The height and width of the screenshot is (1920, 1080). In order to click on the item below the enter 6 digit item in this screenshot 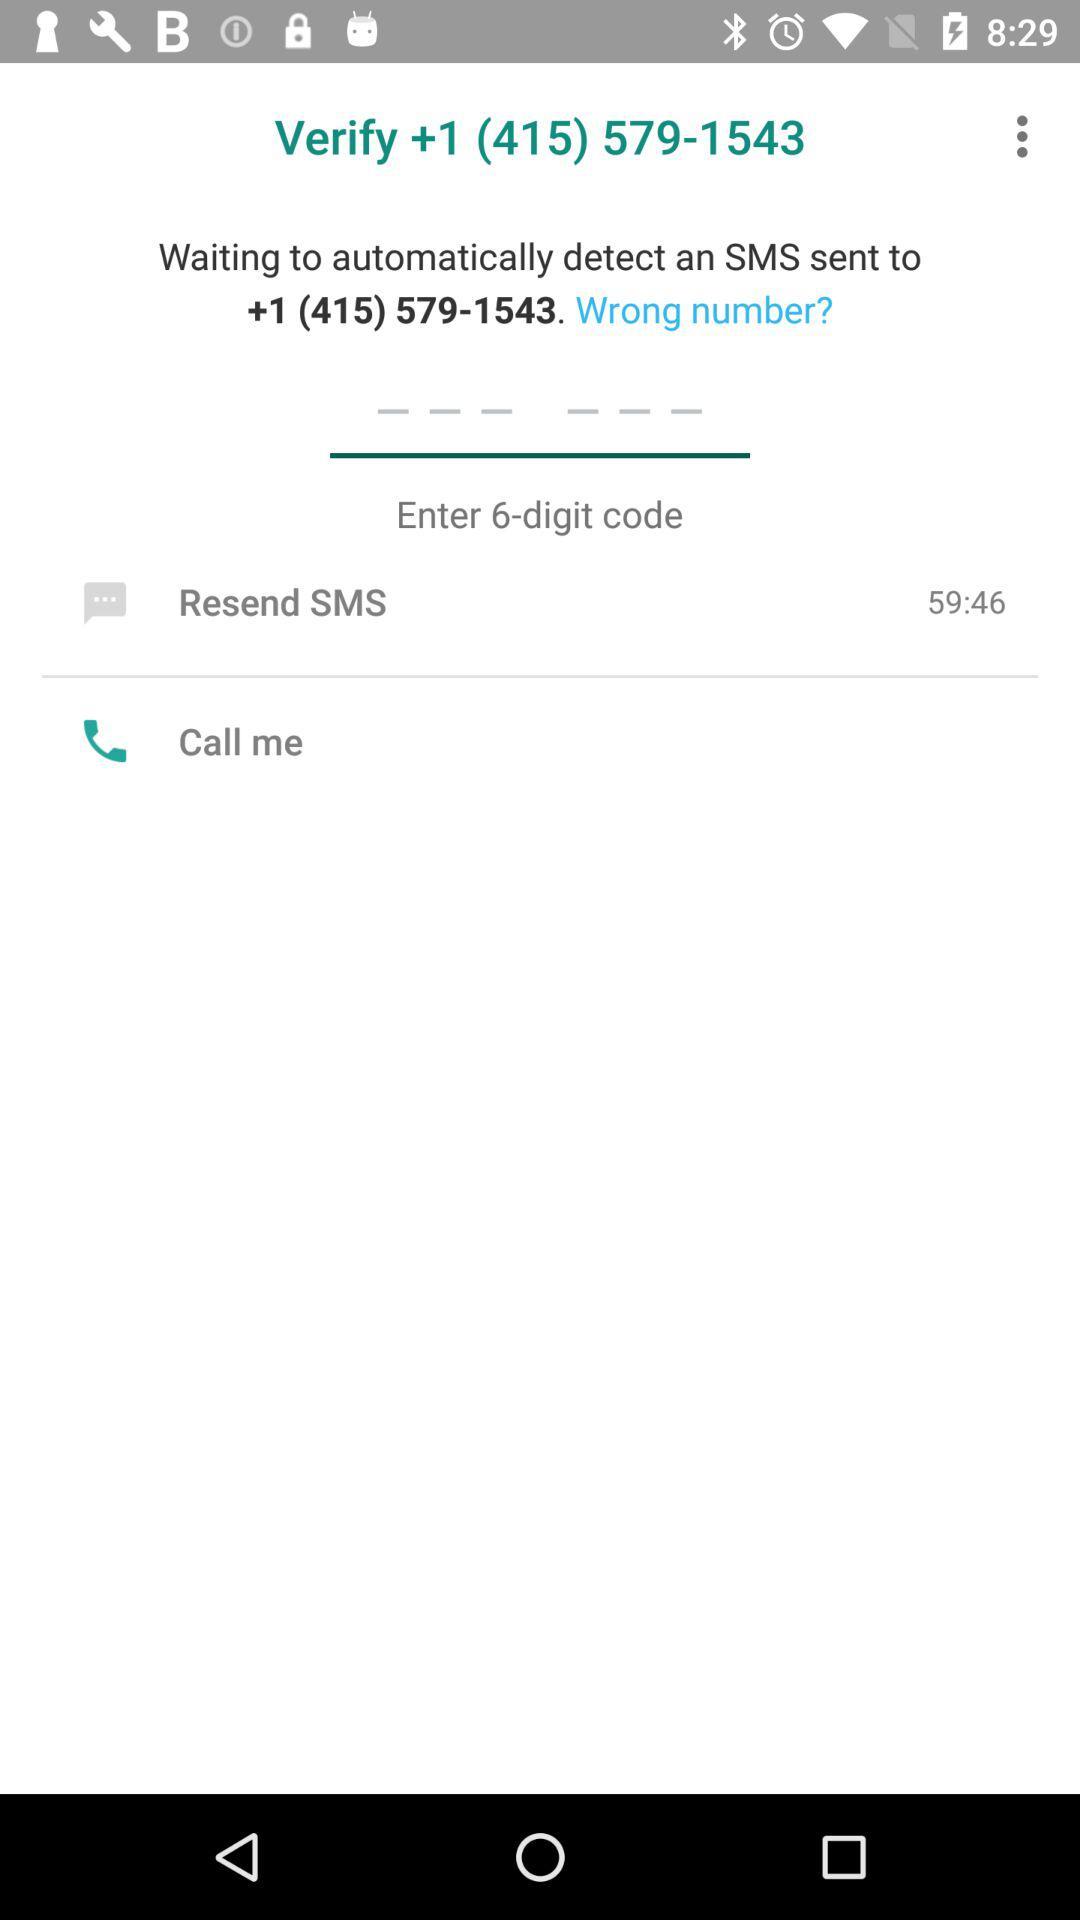, I will do `click(229, 600)`.